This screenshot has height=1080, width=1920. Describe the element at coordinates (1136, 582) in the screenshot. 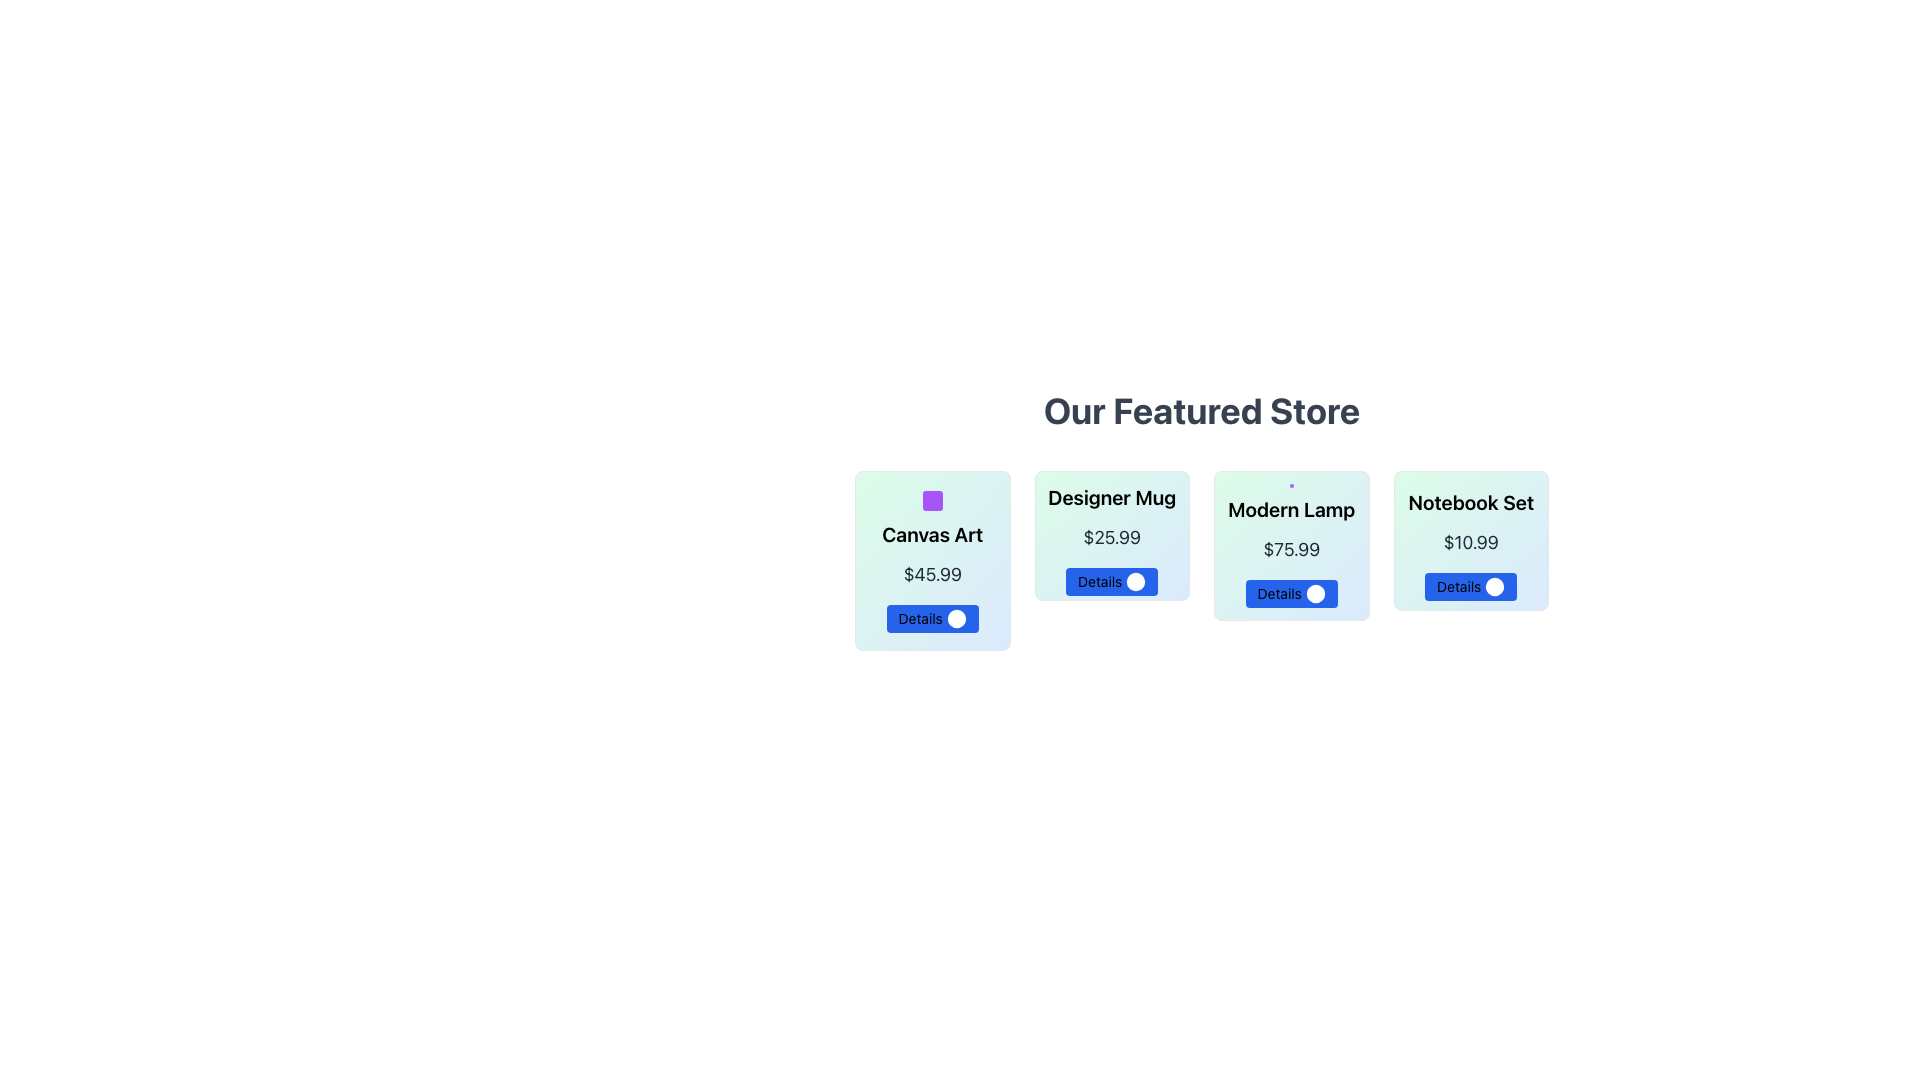

I see `the circular icon graphic within the 'Details' button for the 'Designer Mug' product card in the 'Our Featured Store' section` at that location.